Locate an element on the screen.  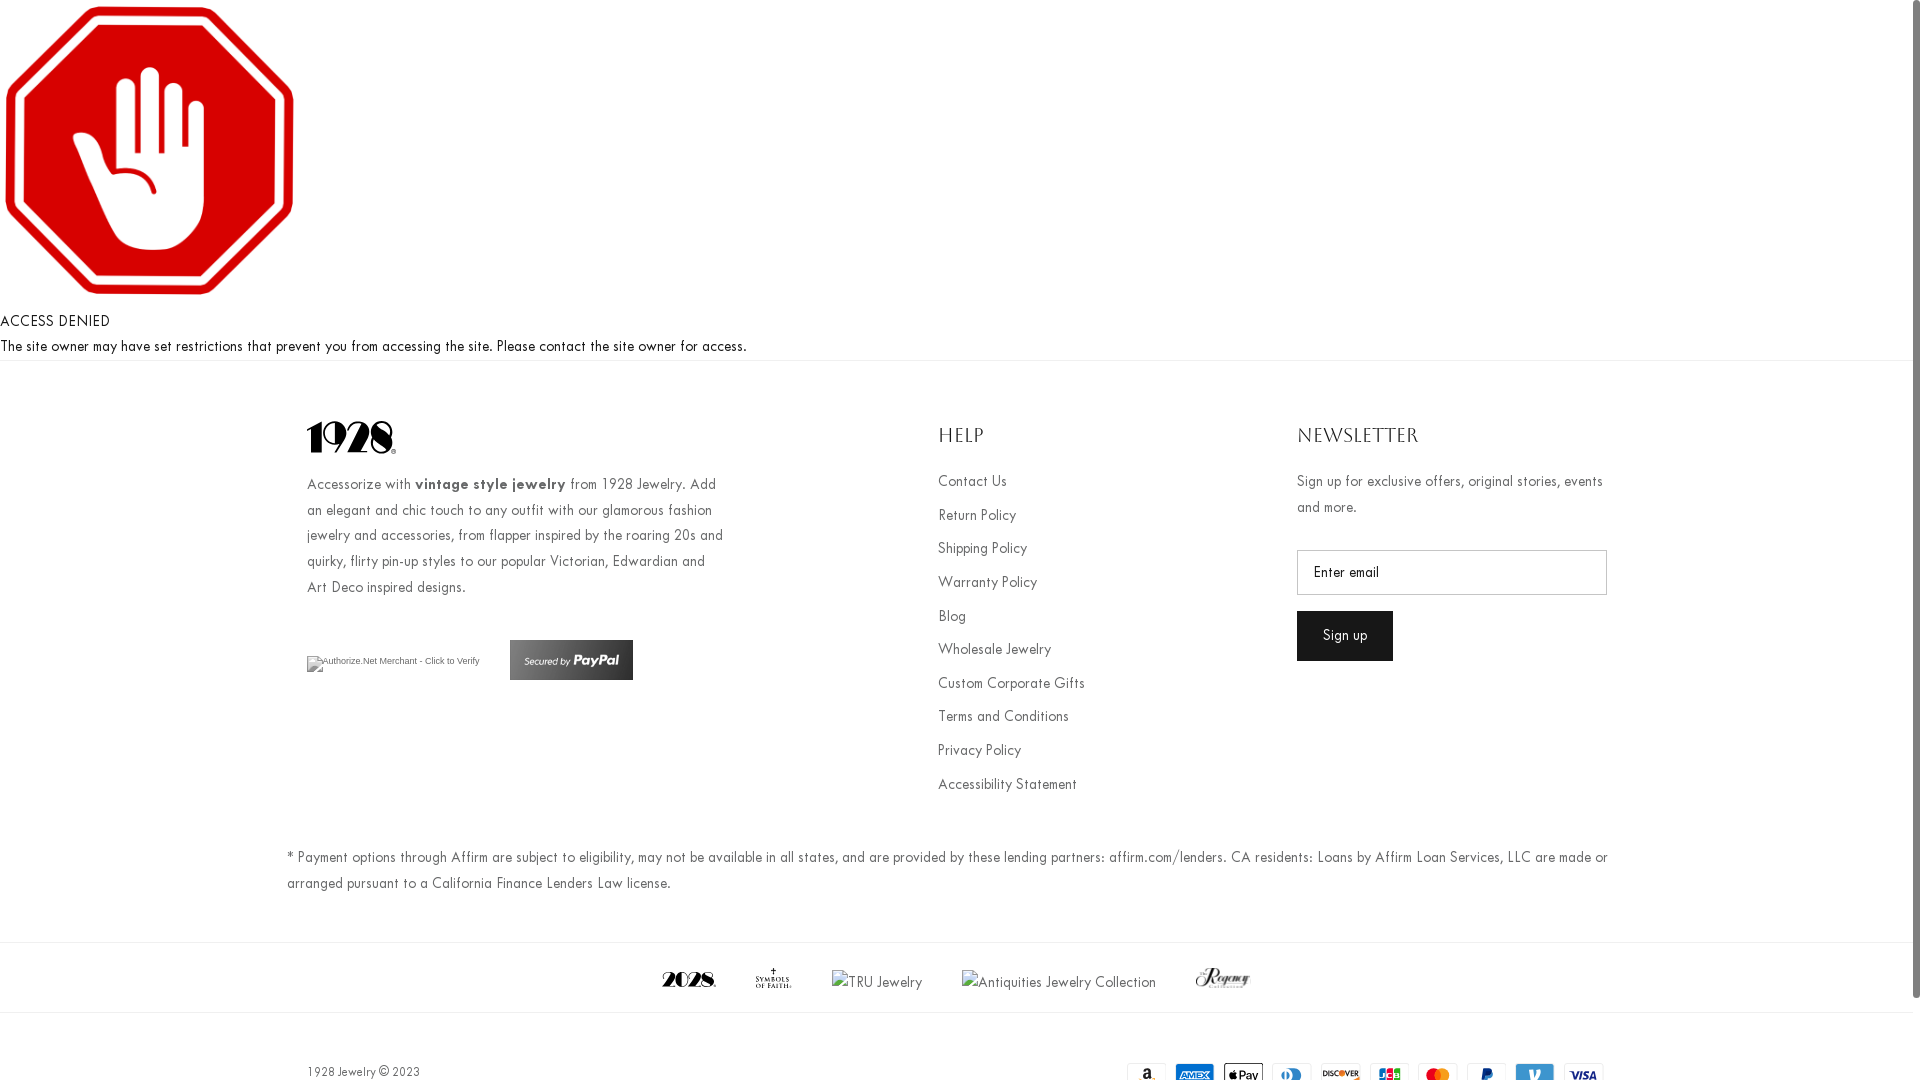
'Accessibility Statement' is located at coordinates (1007, 783).